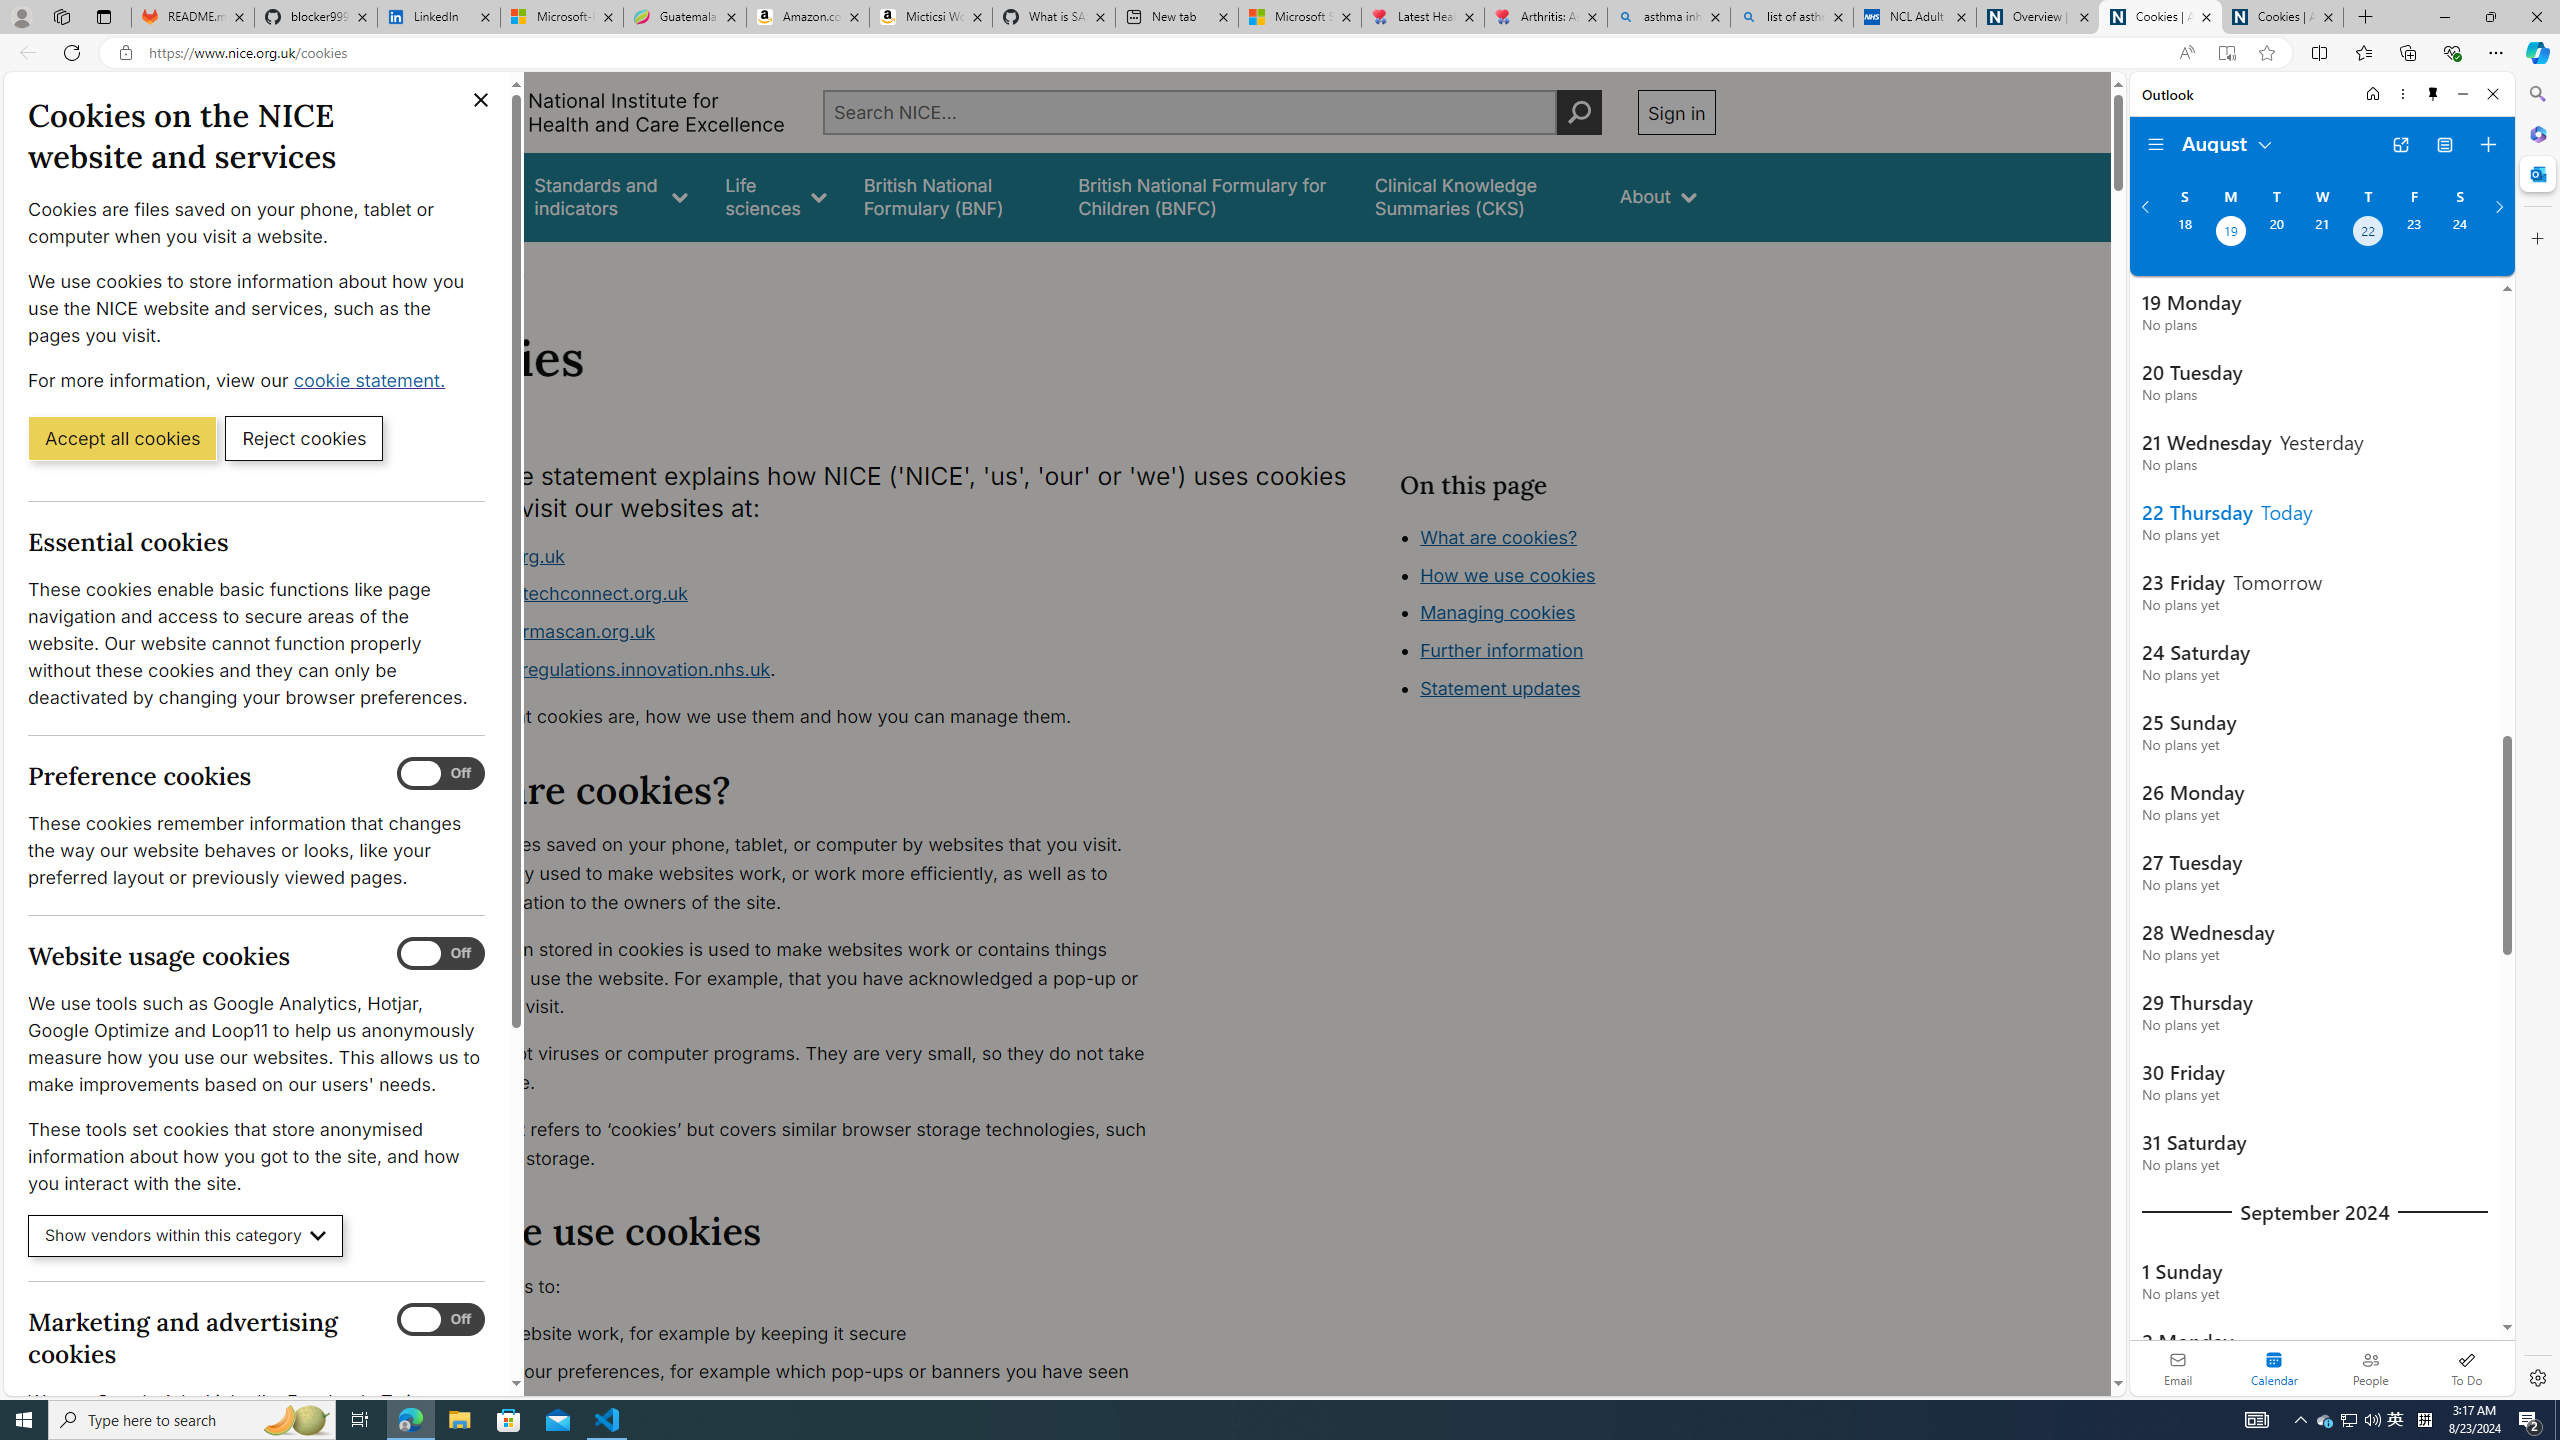 The image size is (2560, 1440). What do you see at coordinates (2320, 233) in the screenshot?
I see `'Wednesday, August 21, 2024. '` at bounding box center [2320, 233].